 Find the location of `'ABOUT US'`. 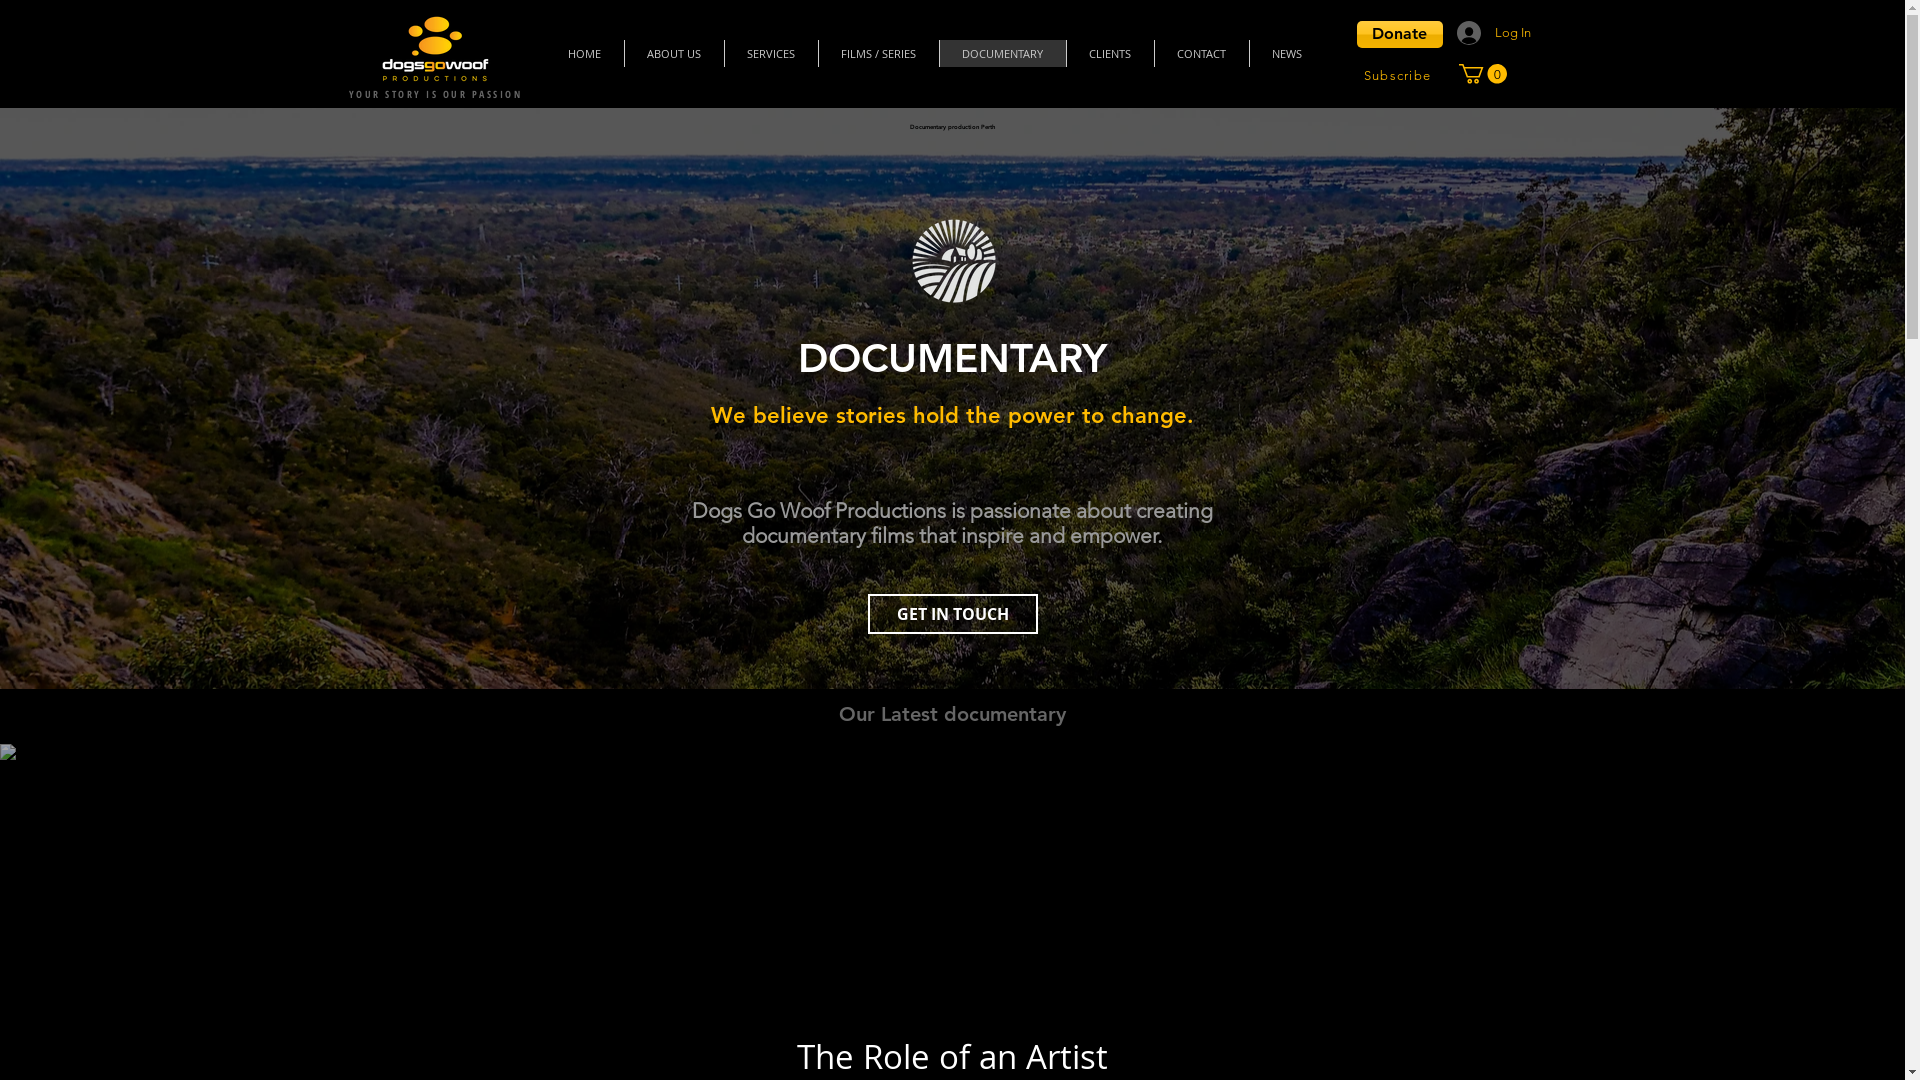

'ABOUT US' is located at coordinates (673, 52).